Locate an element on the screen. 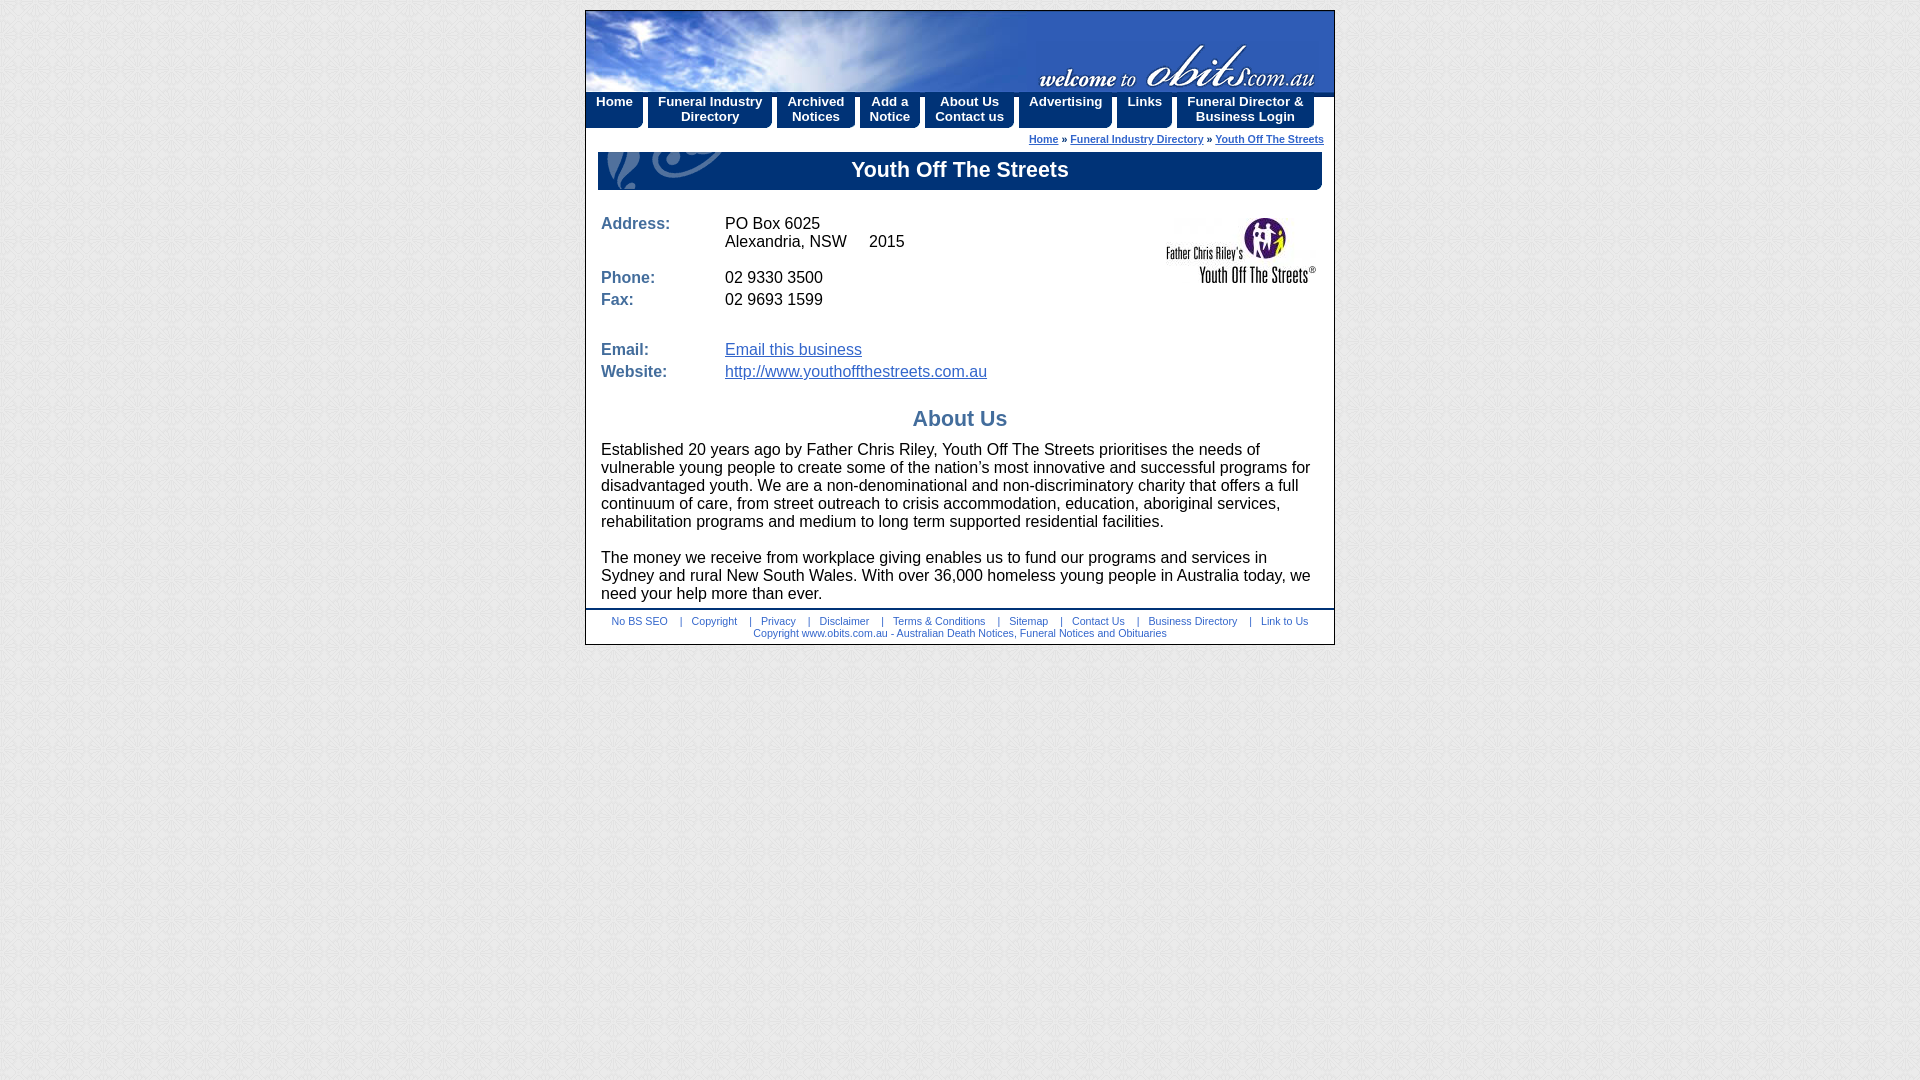  'Youth Off The Streets' is located at coordinates (1213, 137).